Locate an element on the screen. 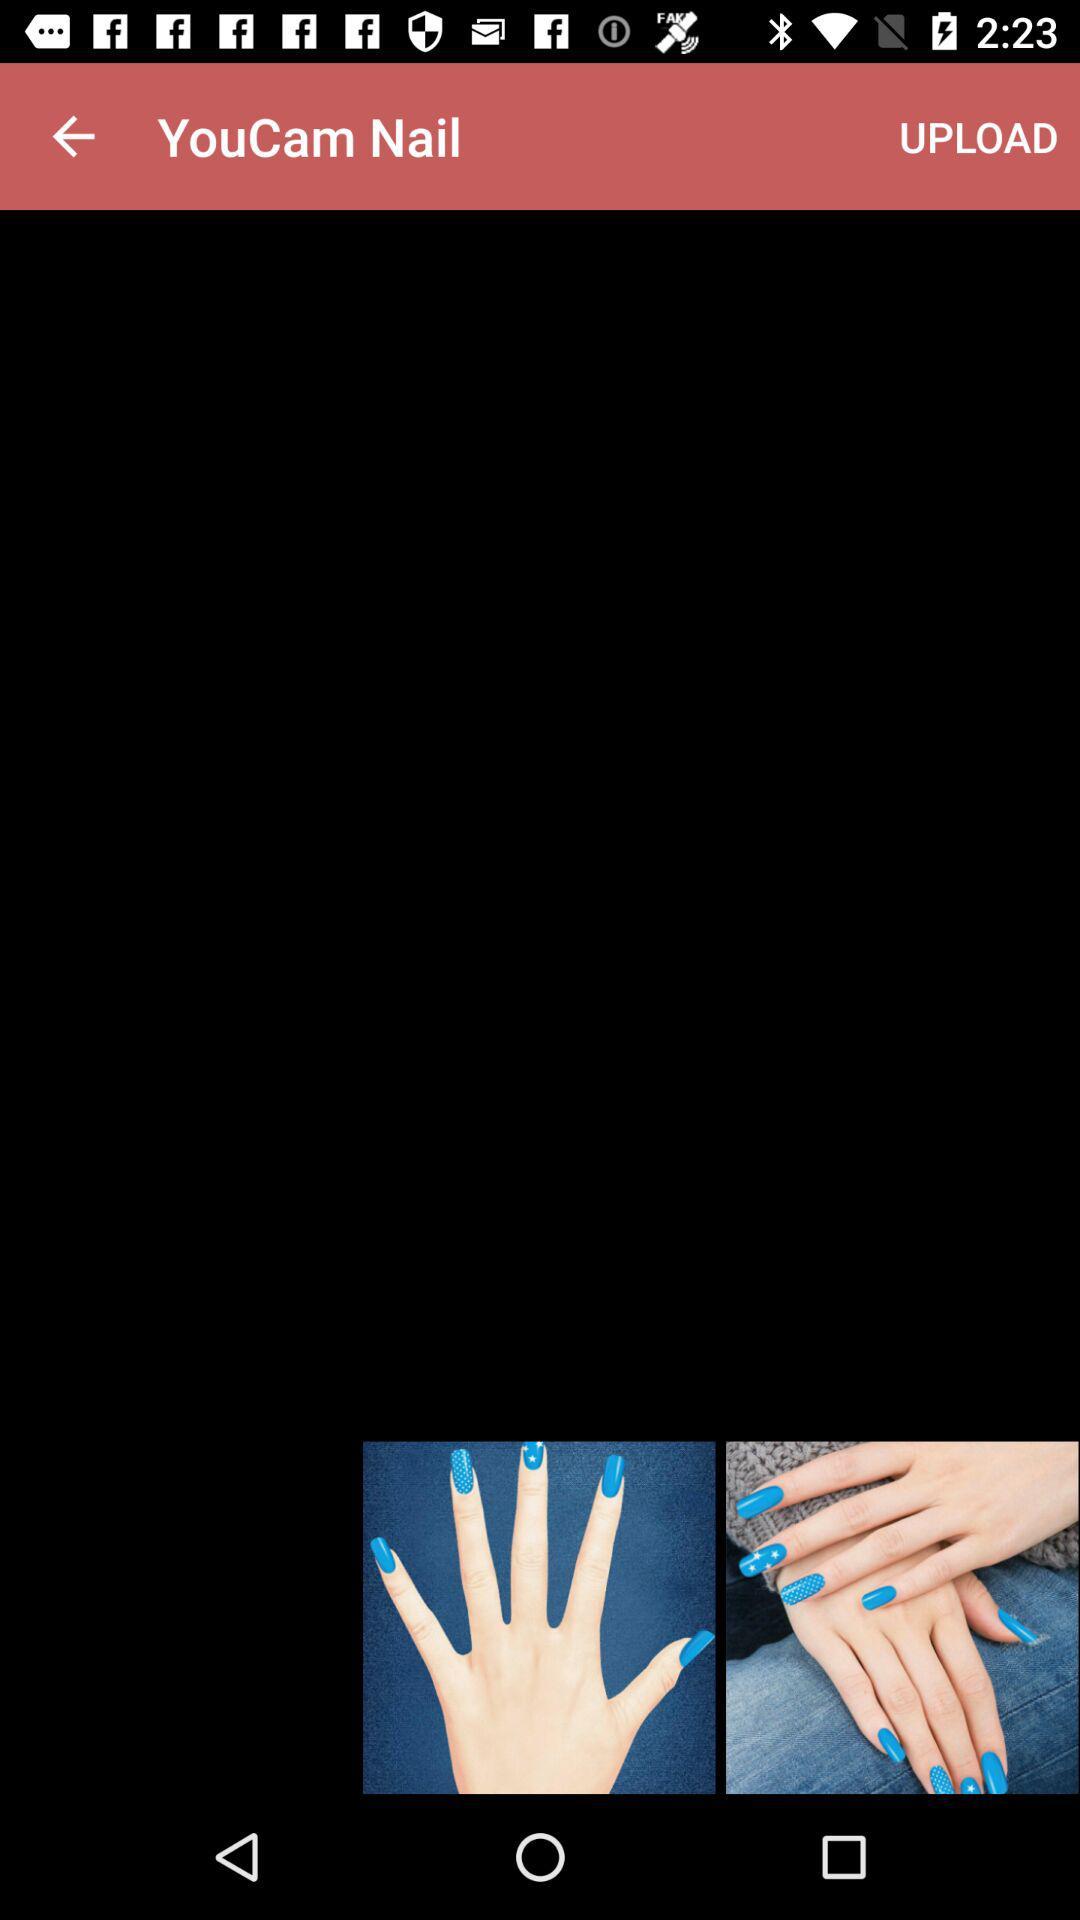 The height and width of the screenshot is (1920, 1080). the item to the left of the youcam nail item is located at coordinates (72, 135).